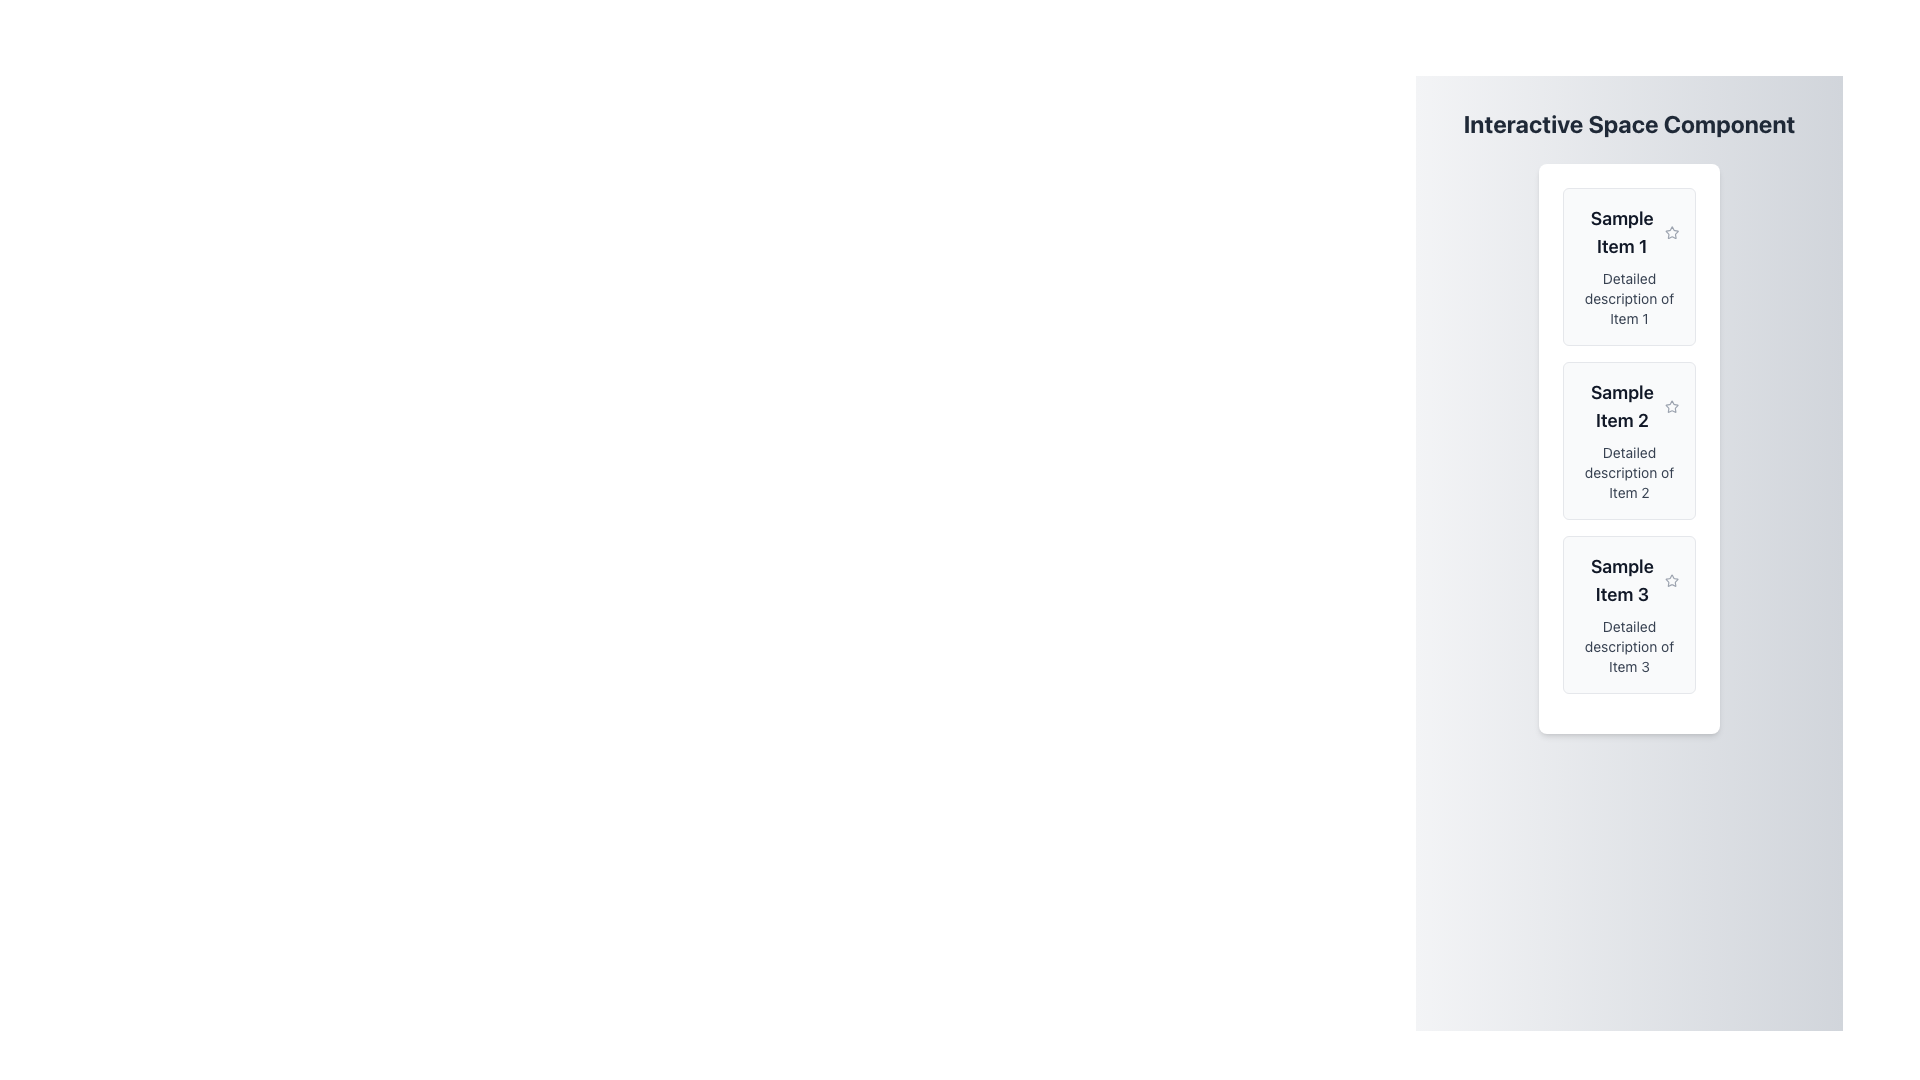 Image resolution: width=1920 pixels, height=1080 pixels. Describe the element at coordinates (1671, 231) in the screenshot. I see `the rating icon located to the right of the 'Sample Item 1' text in the first information card` at that location.